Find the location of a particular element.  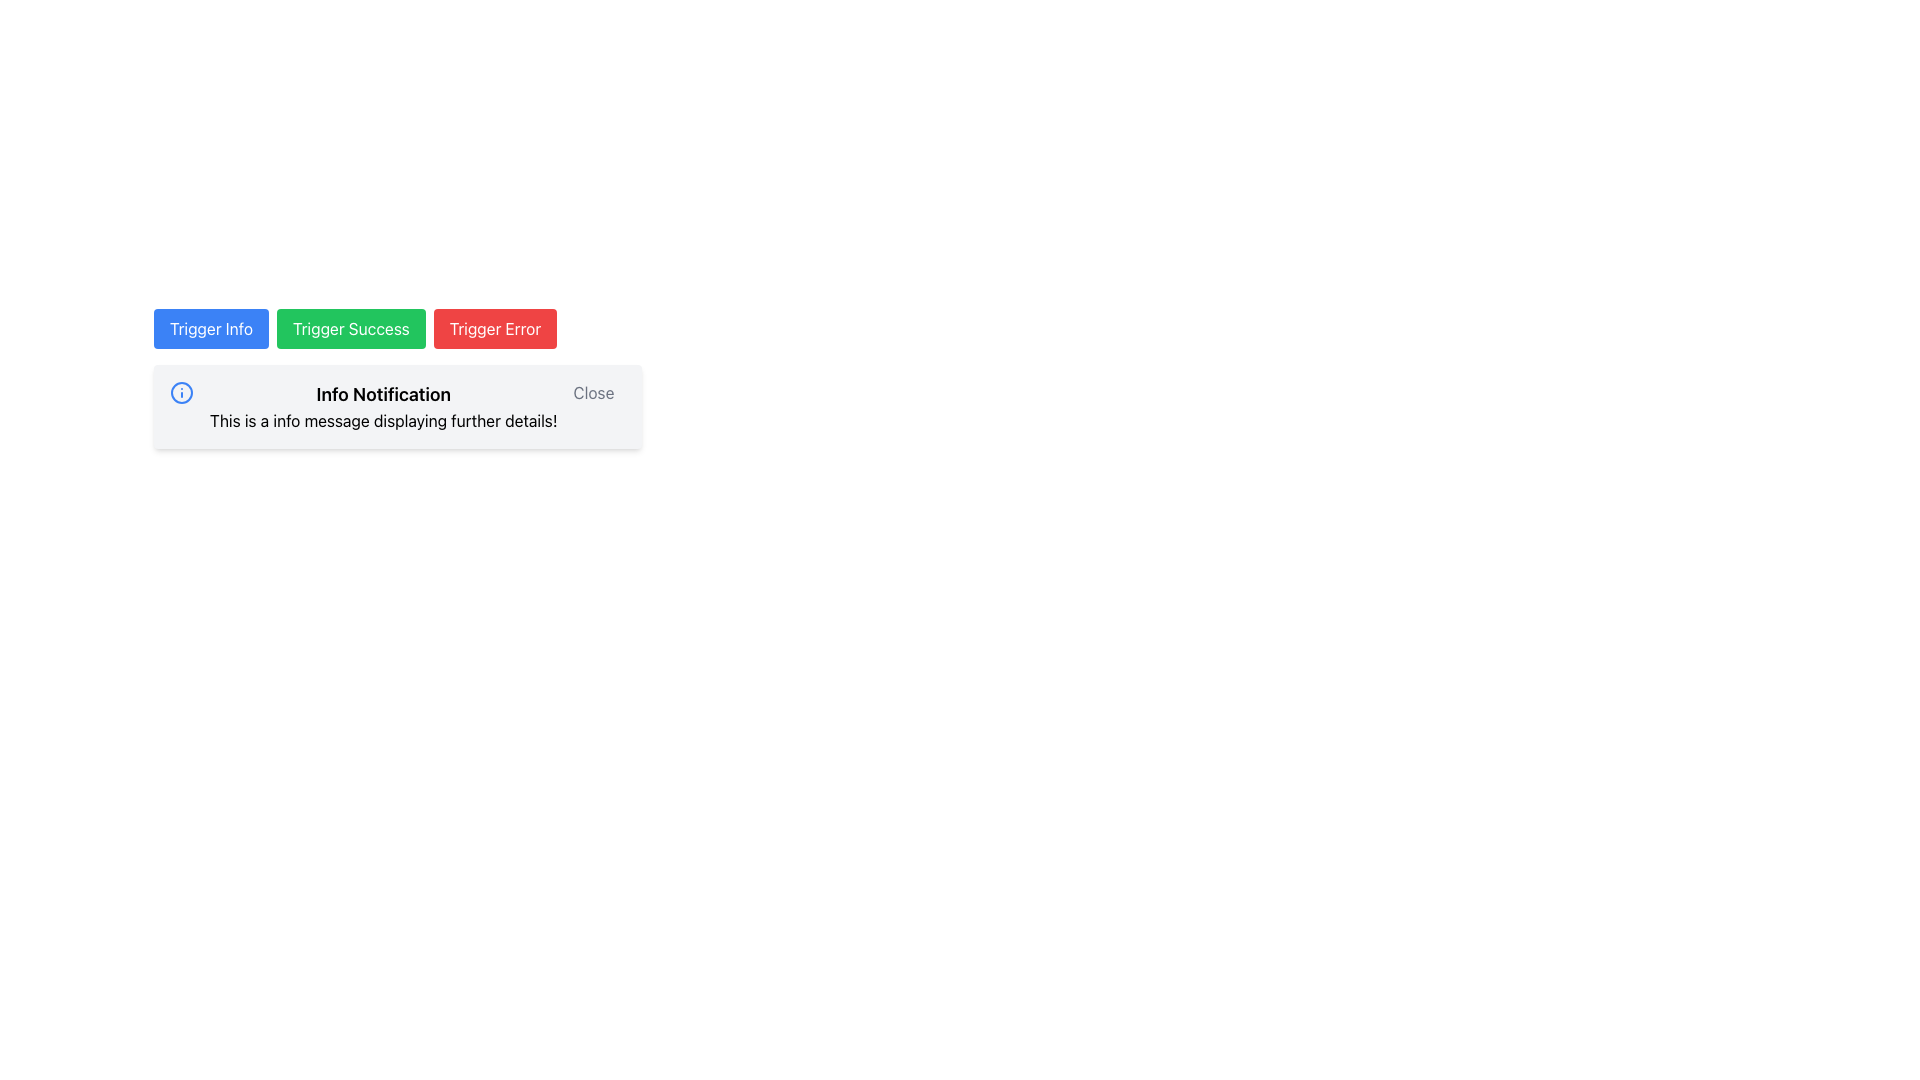

second text label in the notification component, which is styled as normal black text against a white background and located below the title 'Info Notification' is located at coordinates (383, 419).